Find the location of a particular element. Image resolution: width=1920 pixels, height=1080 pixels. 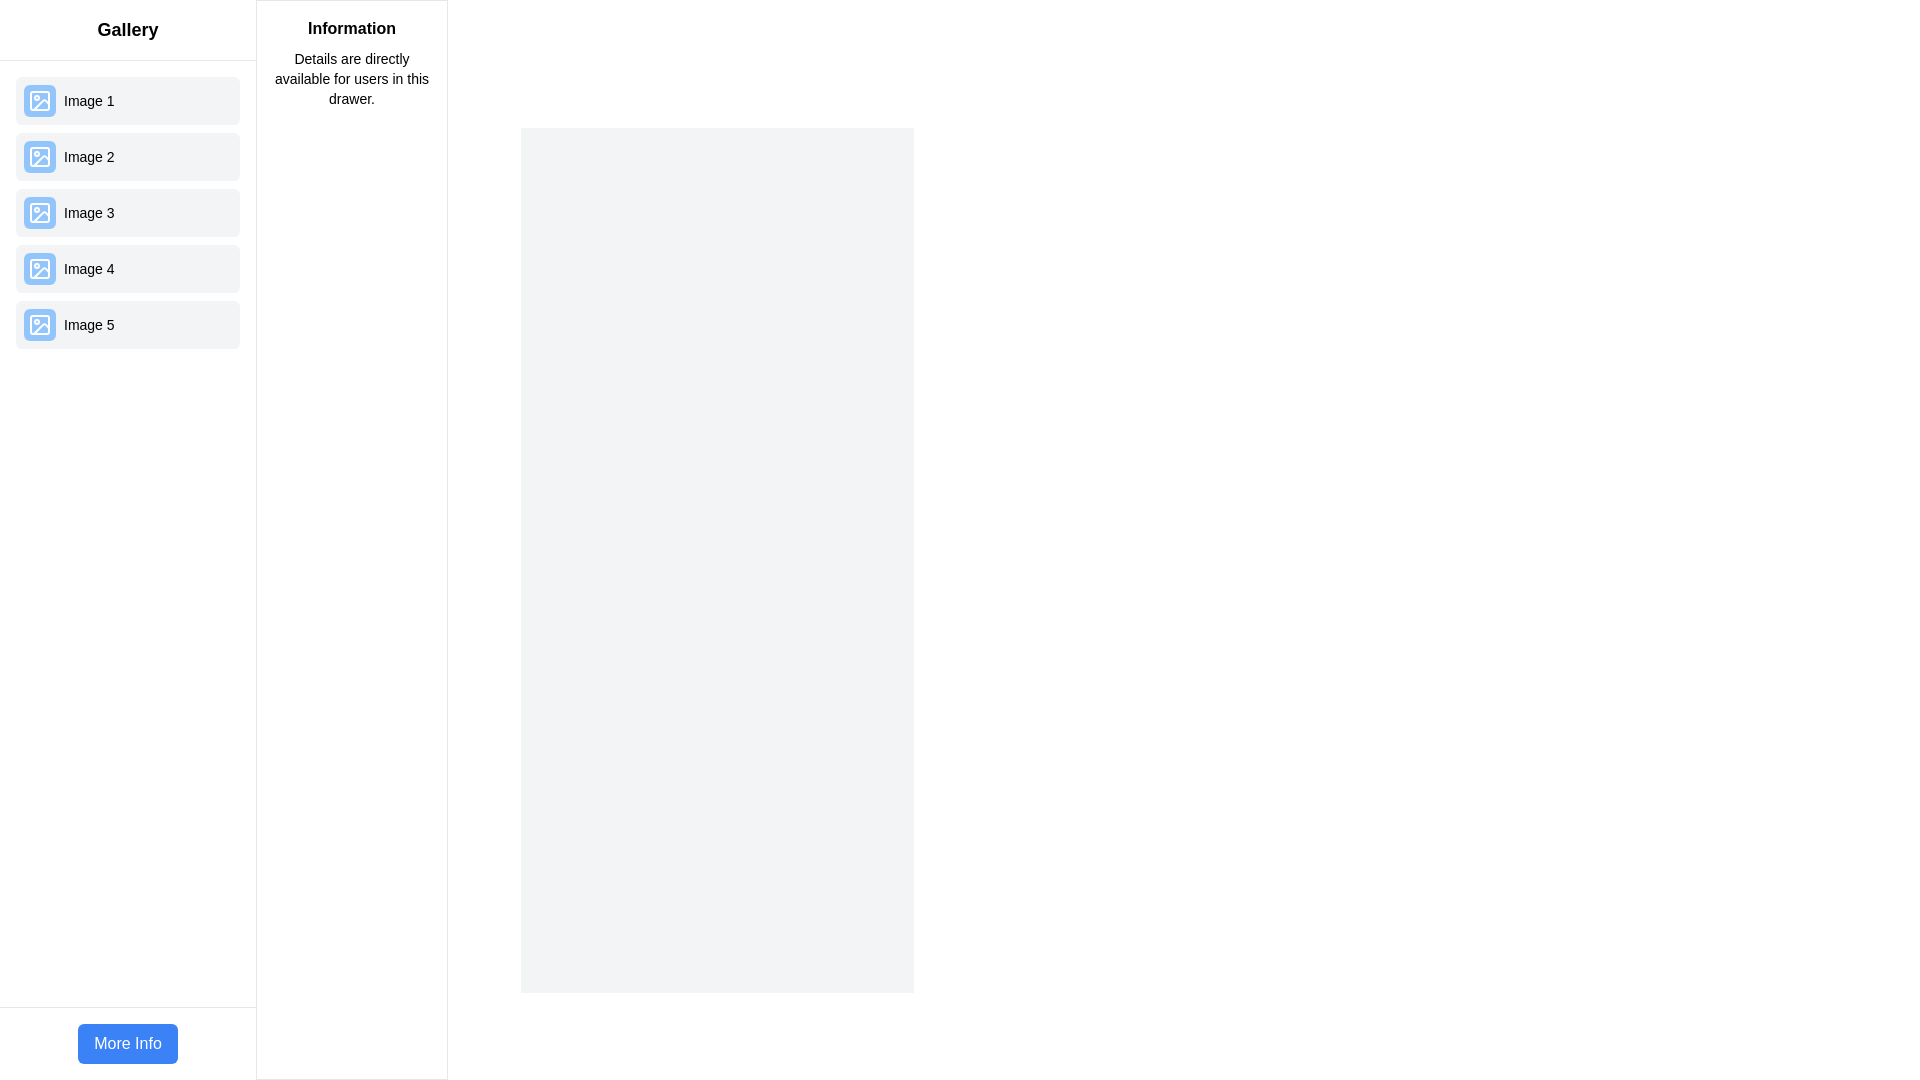

the icon representing 'Image 4' located in the fourth row of the vertical gallery list on the left pane is located at coordinates (39, 268).